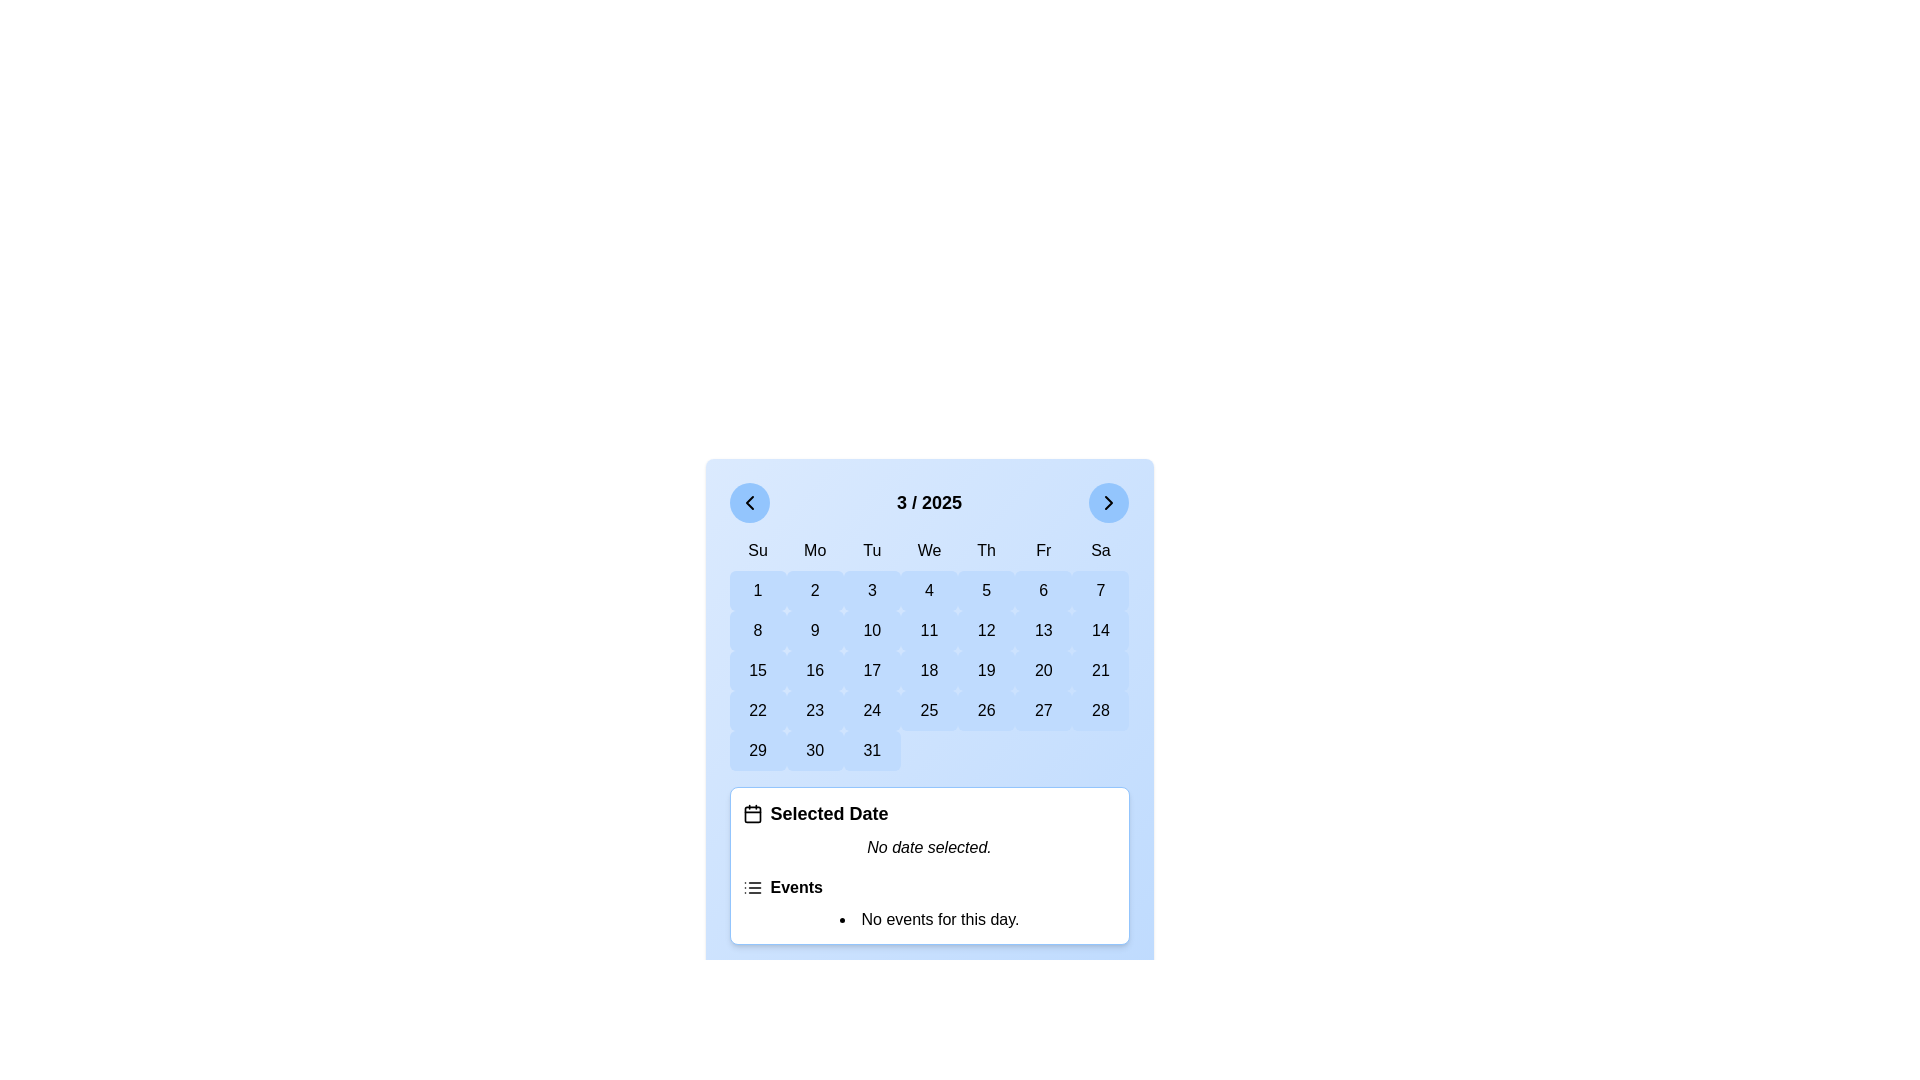  What do you see at coordinates (815, 551) in the screenshot?
I see `the static text label 'Mo' (Monday), which is the second header in the row of days in the calendar layout, located between 'Su' (Sunday) and 'Tu' (Tuesday)` at bounding box center [815, 551].